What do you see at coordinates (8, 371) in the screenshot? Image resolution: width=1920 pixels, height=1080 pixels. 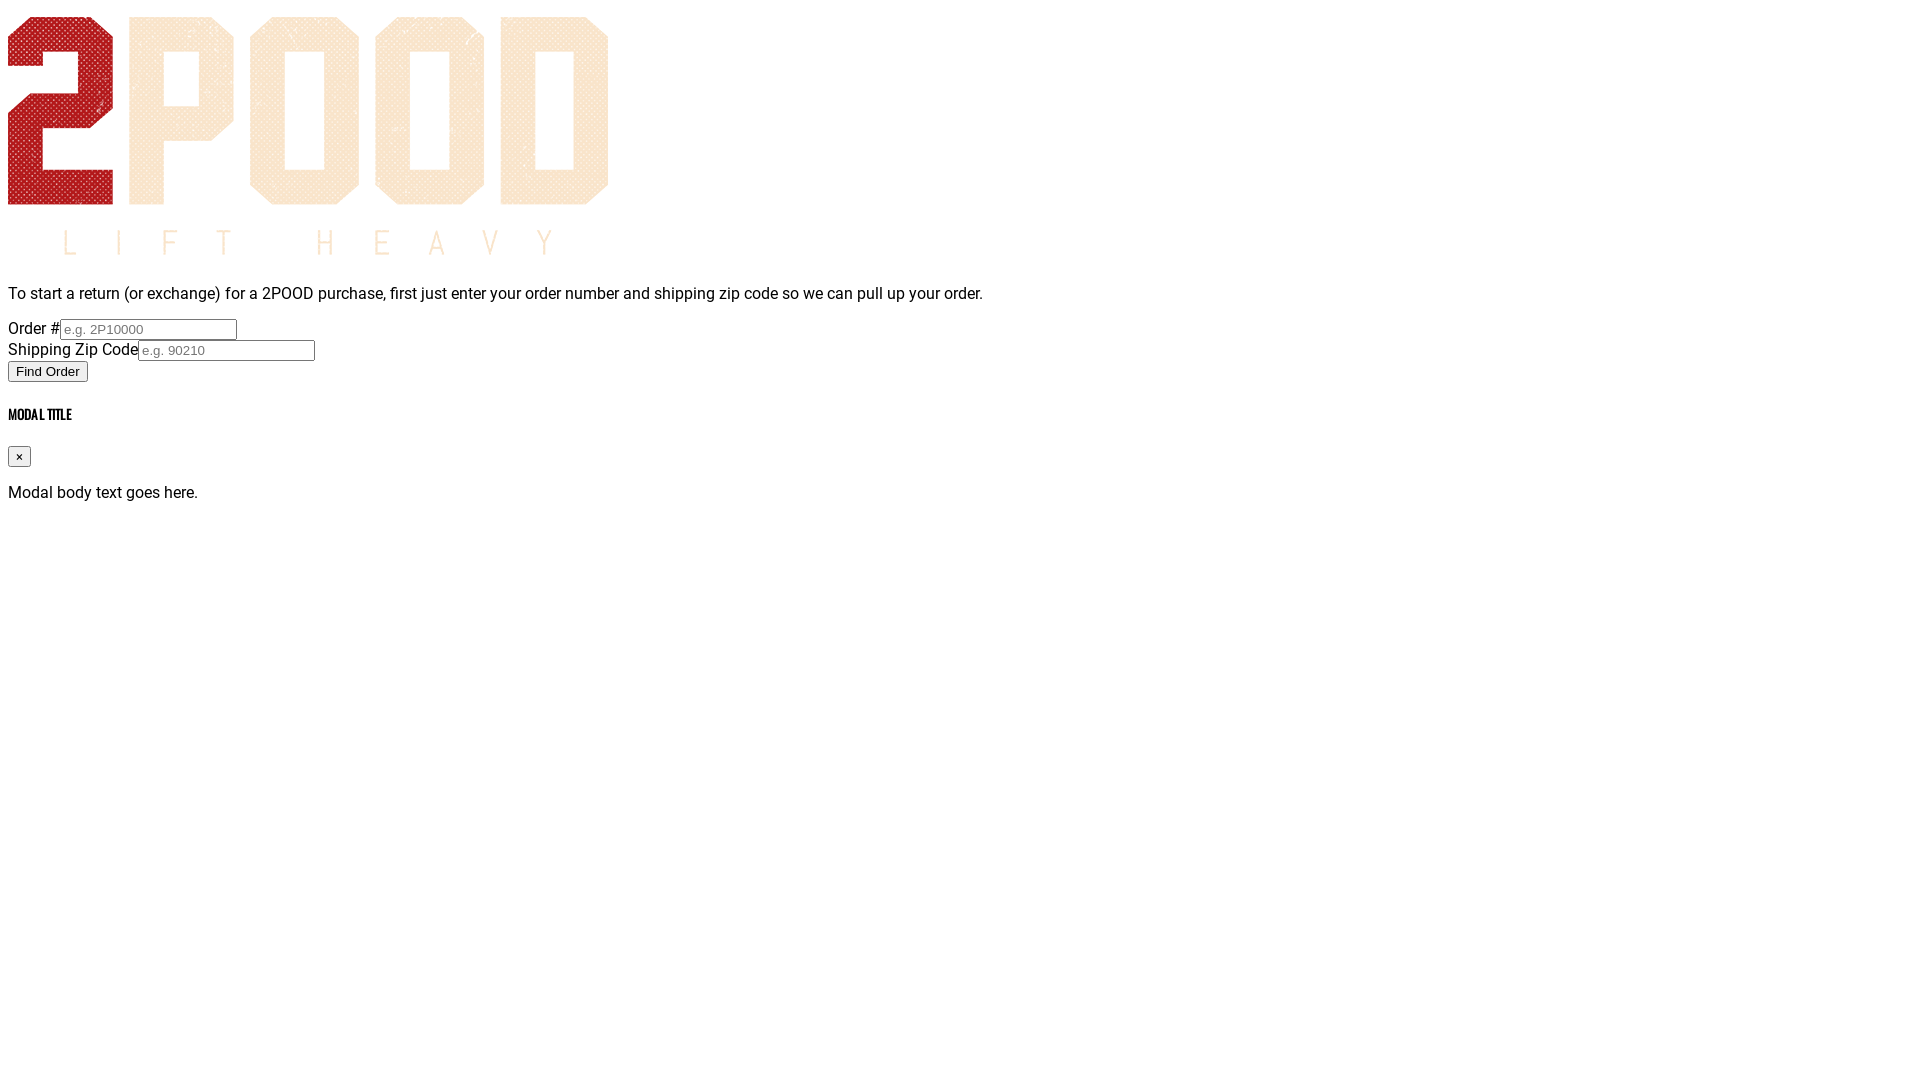 I see `'Find Order'` at bounding box center [8, 371].